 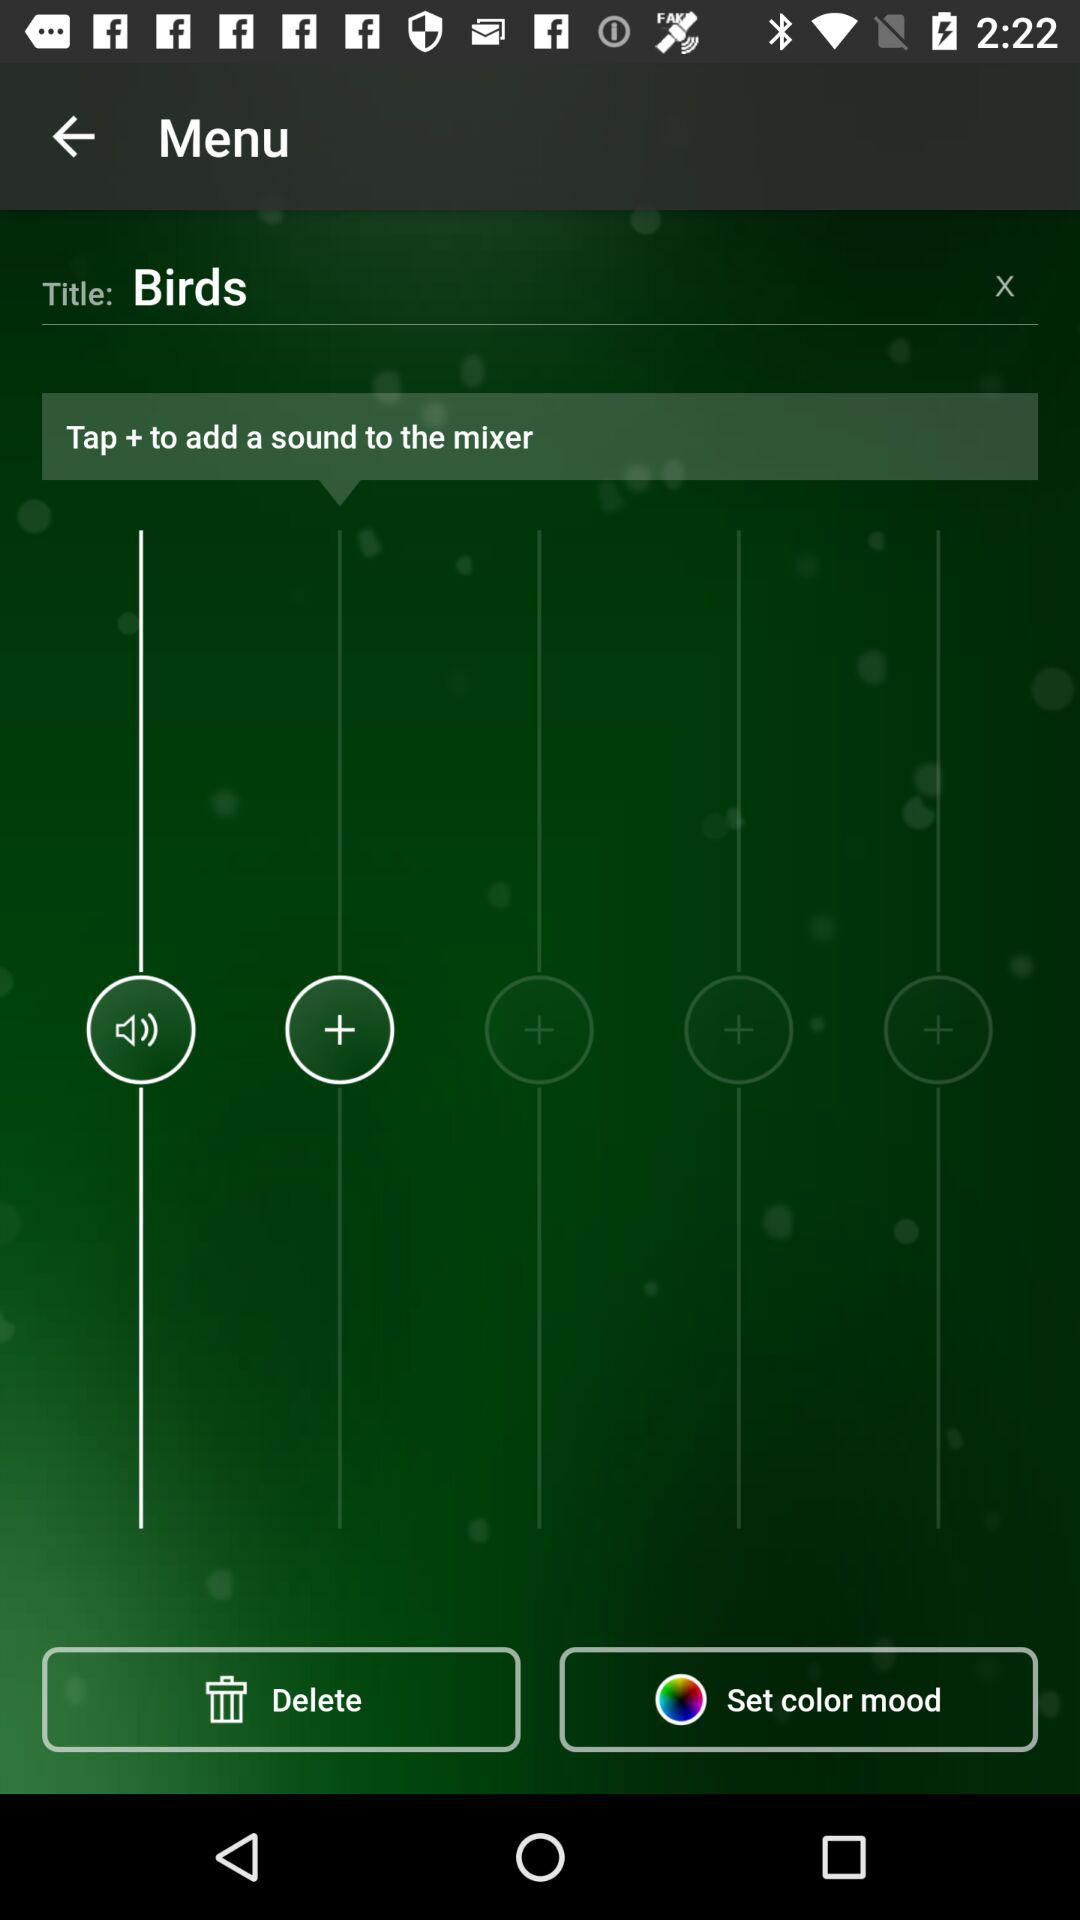 I want to click on the item below the tap to add item, so click(x=538, y=1029).